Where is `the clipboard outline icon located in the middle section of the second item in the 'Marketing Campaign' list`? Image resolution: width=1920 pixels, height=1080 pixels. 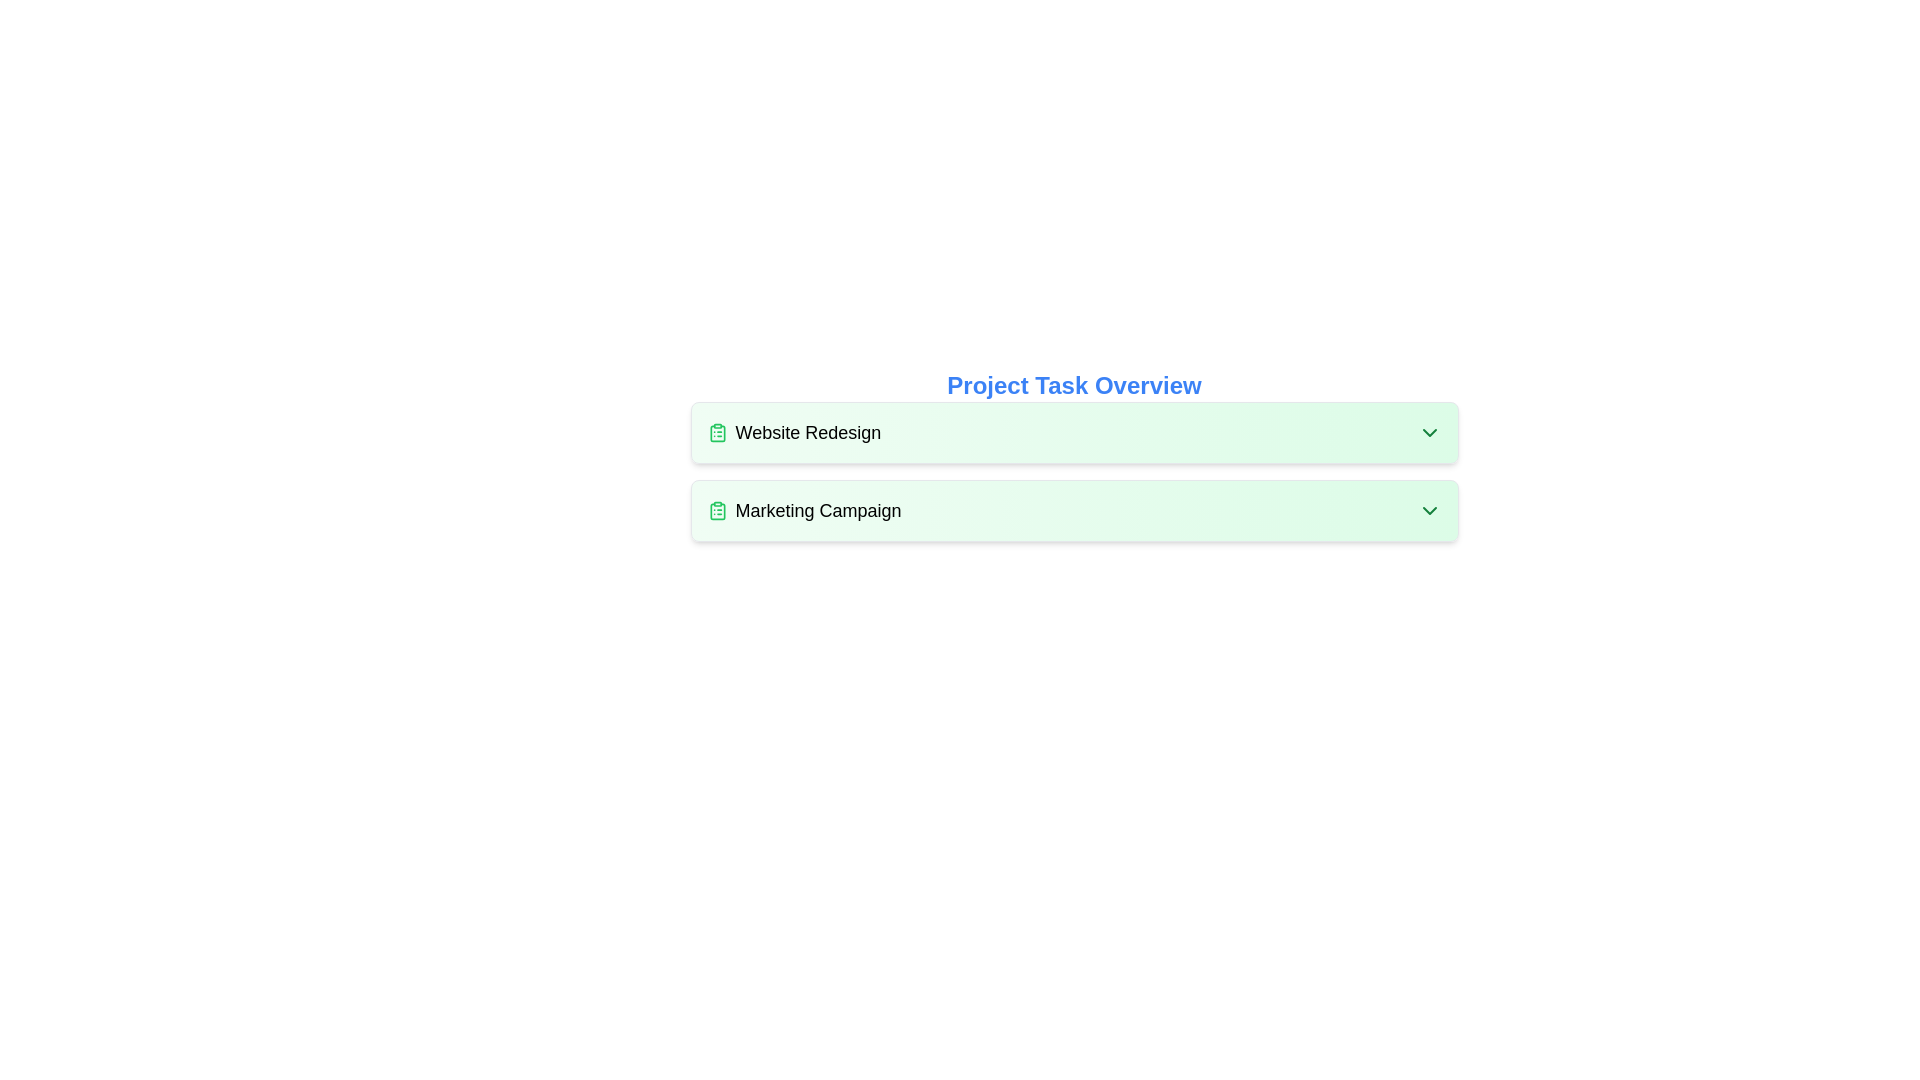
the clipboard outline icon located in the middle section of the second item in the 'Marketing Campaign' list is located at coordinates (717, 510).